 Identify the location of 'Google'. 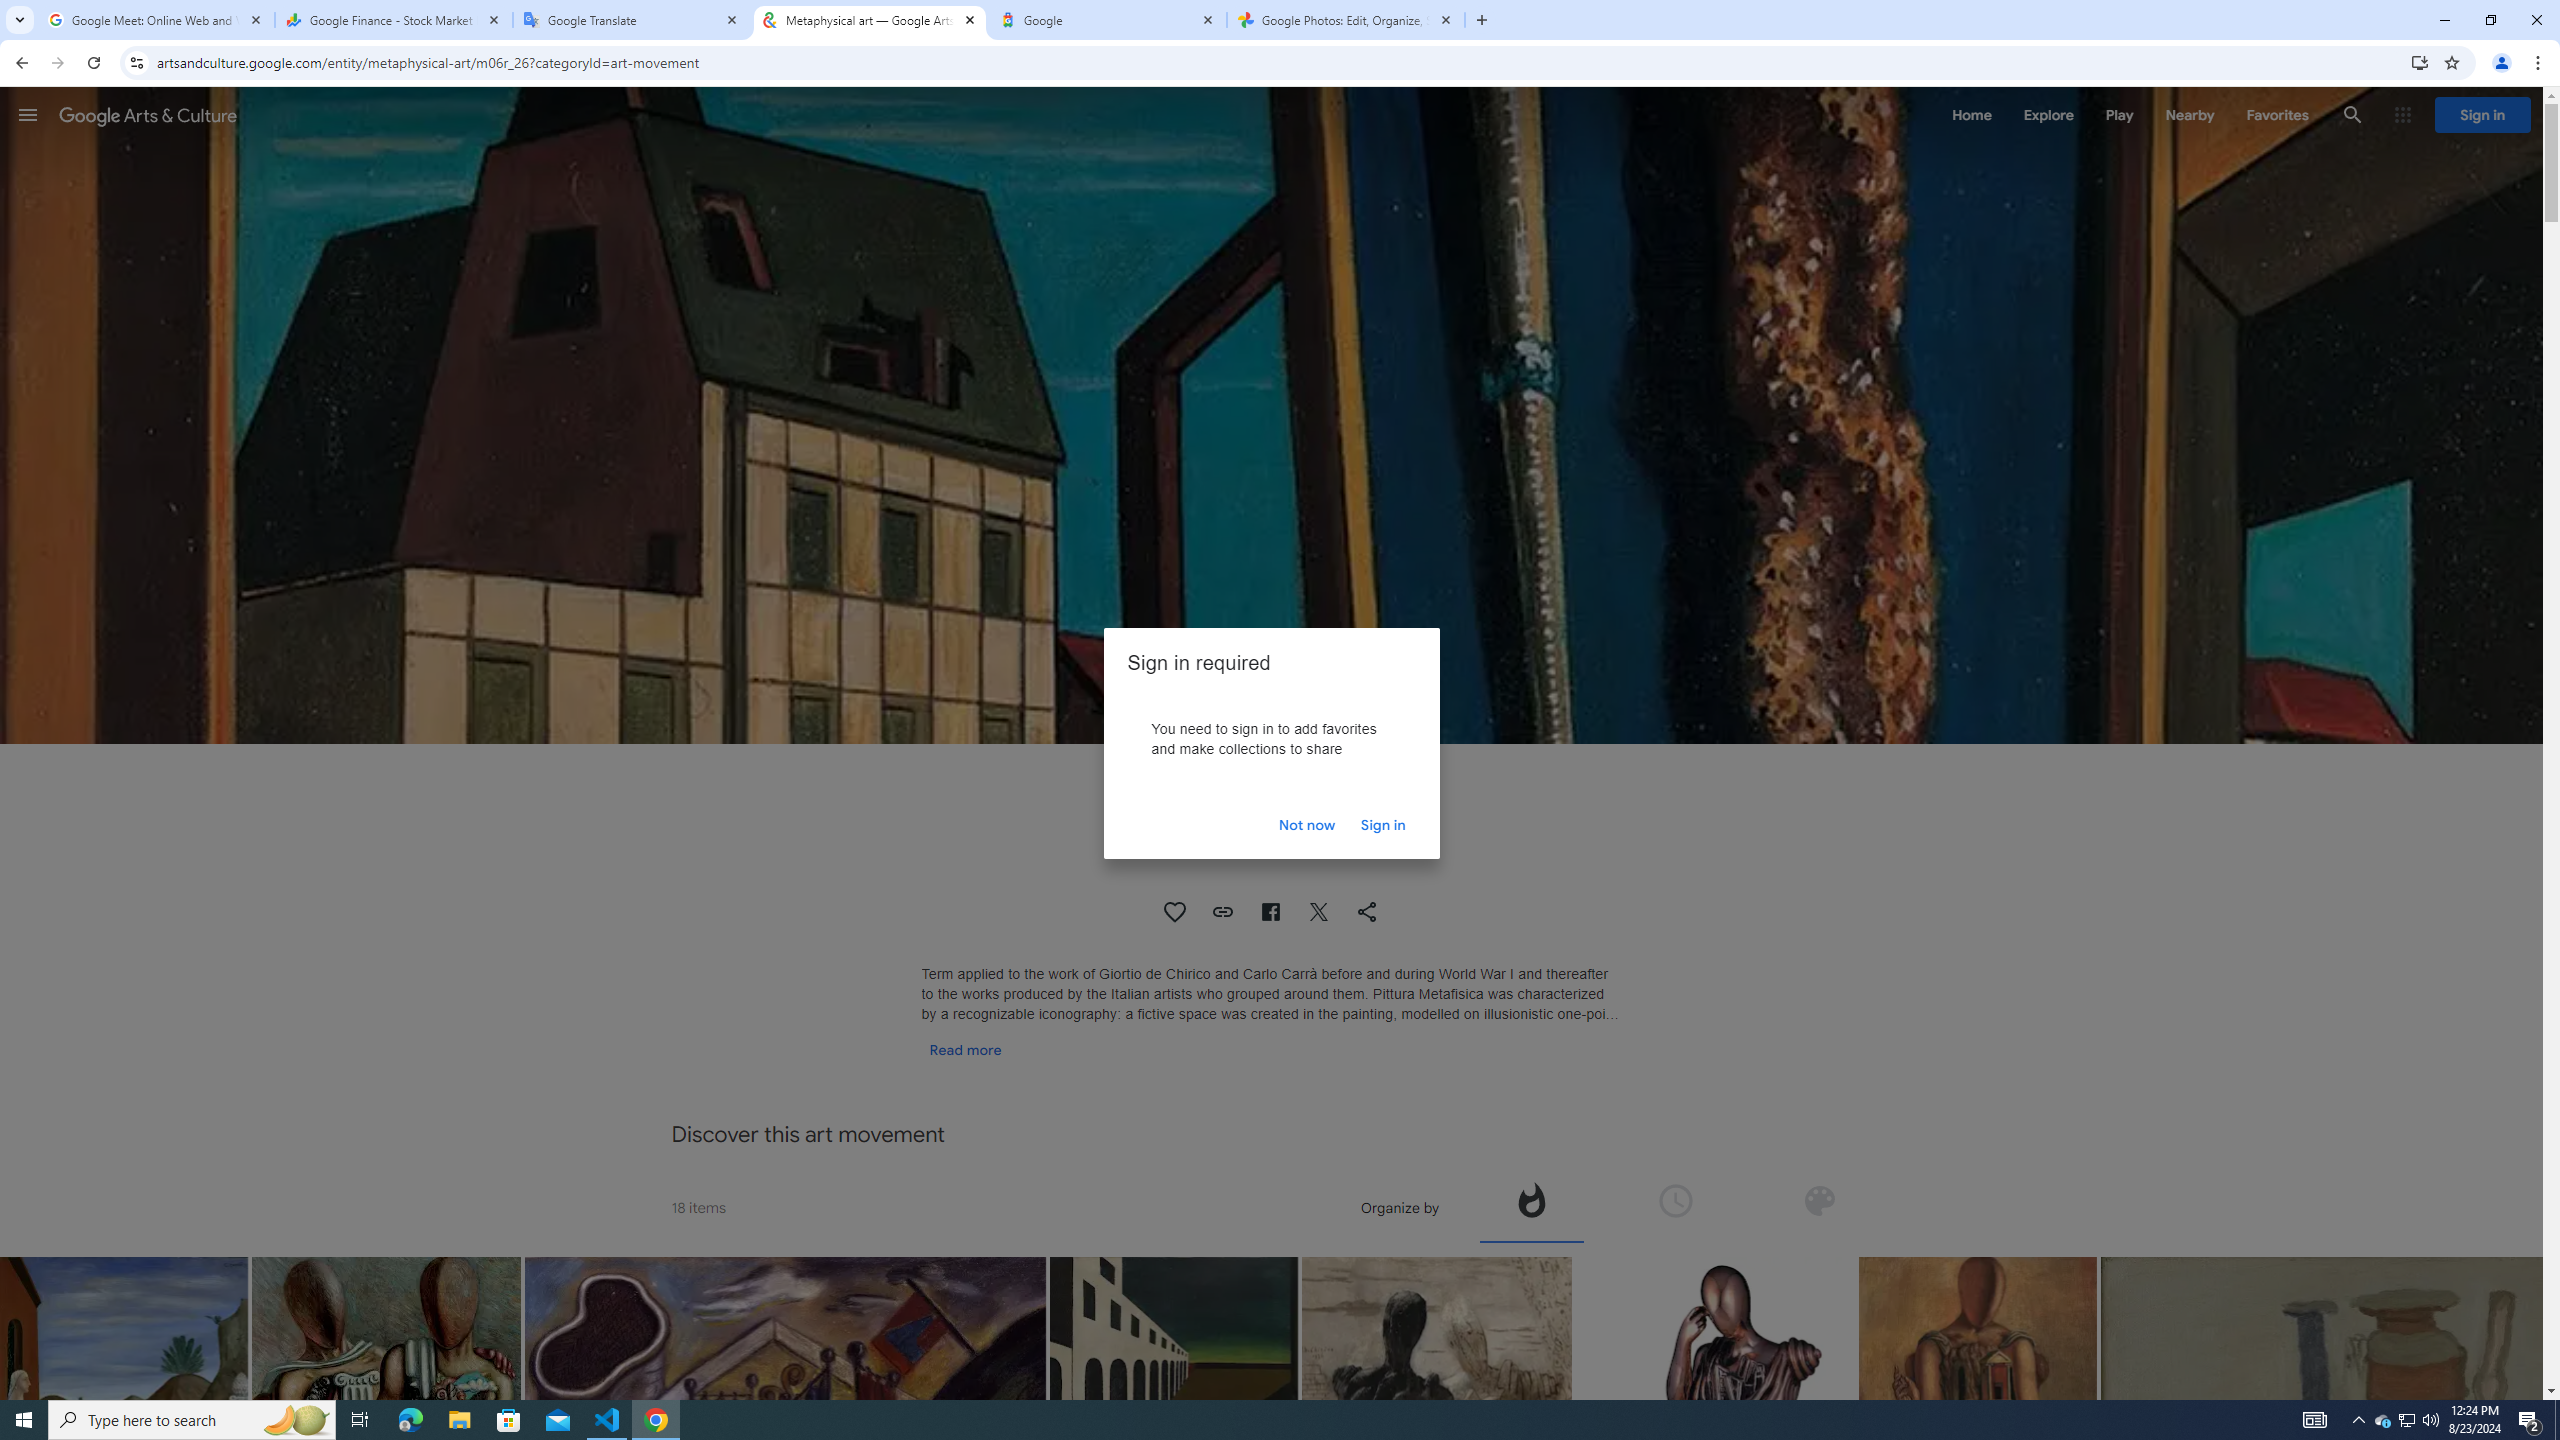
(1108, 19).